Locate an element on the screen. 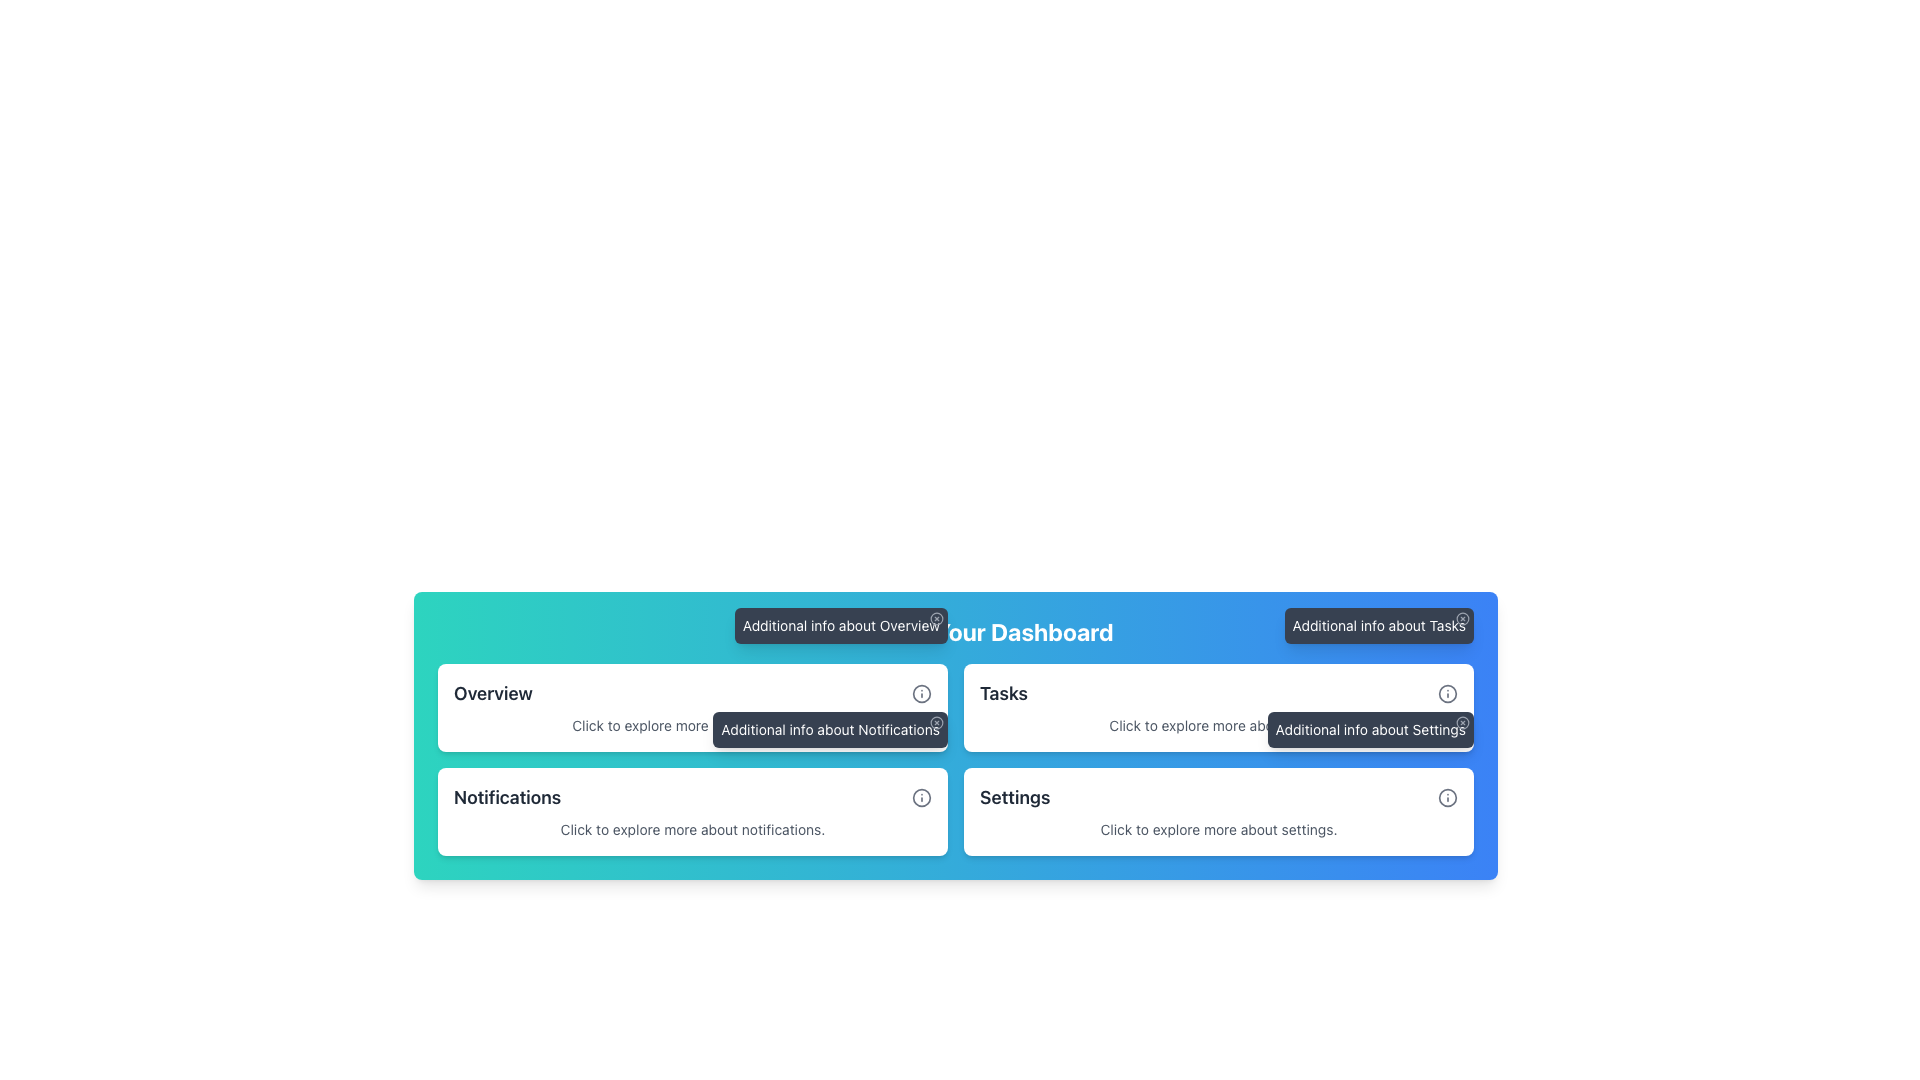  the circular icon located in the upper-right corner of the tooltip displaying 'Additional info about Settings' is located at coordinates (1463, 722).